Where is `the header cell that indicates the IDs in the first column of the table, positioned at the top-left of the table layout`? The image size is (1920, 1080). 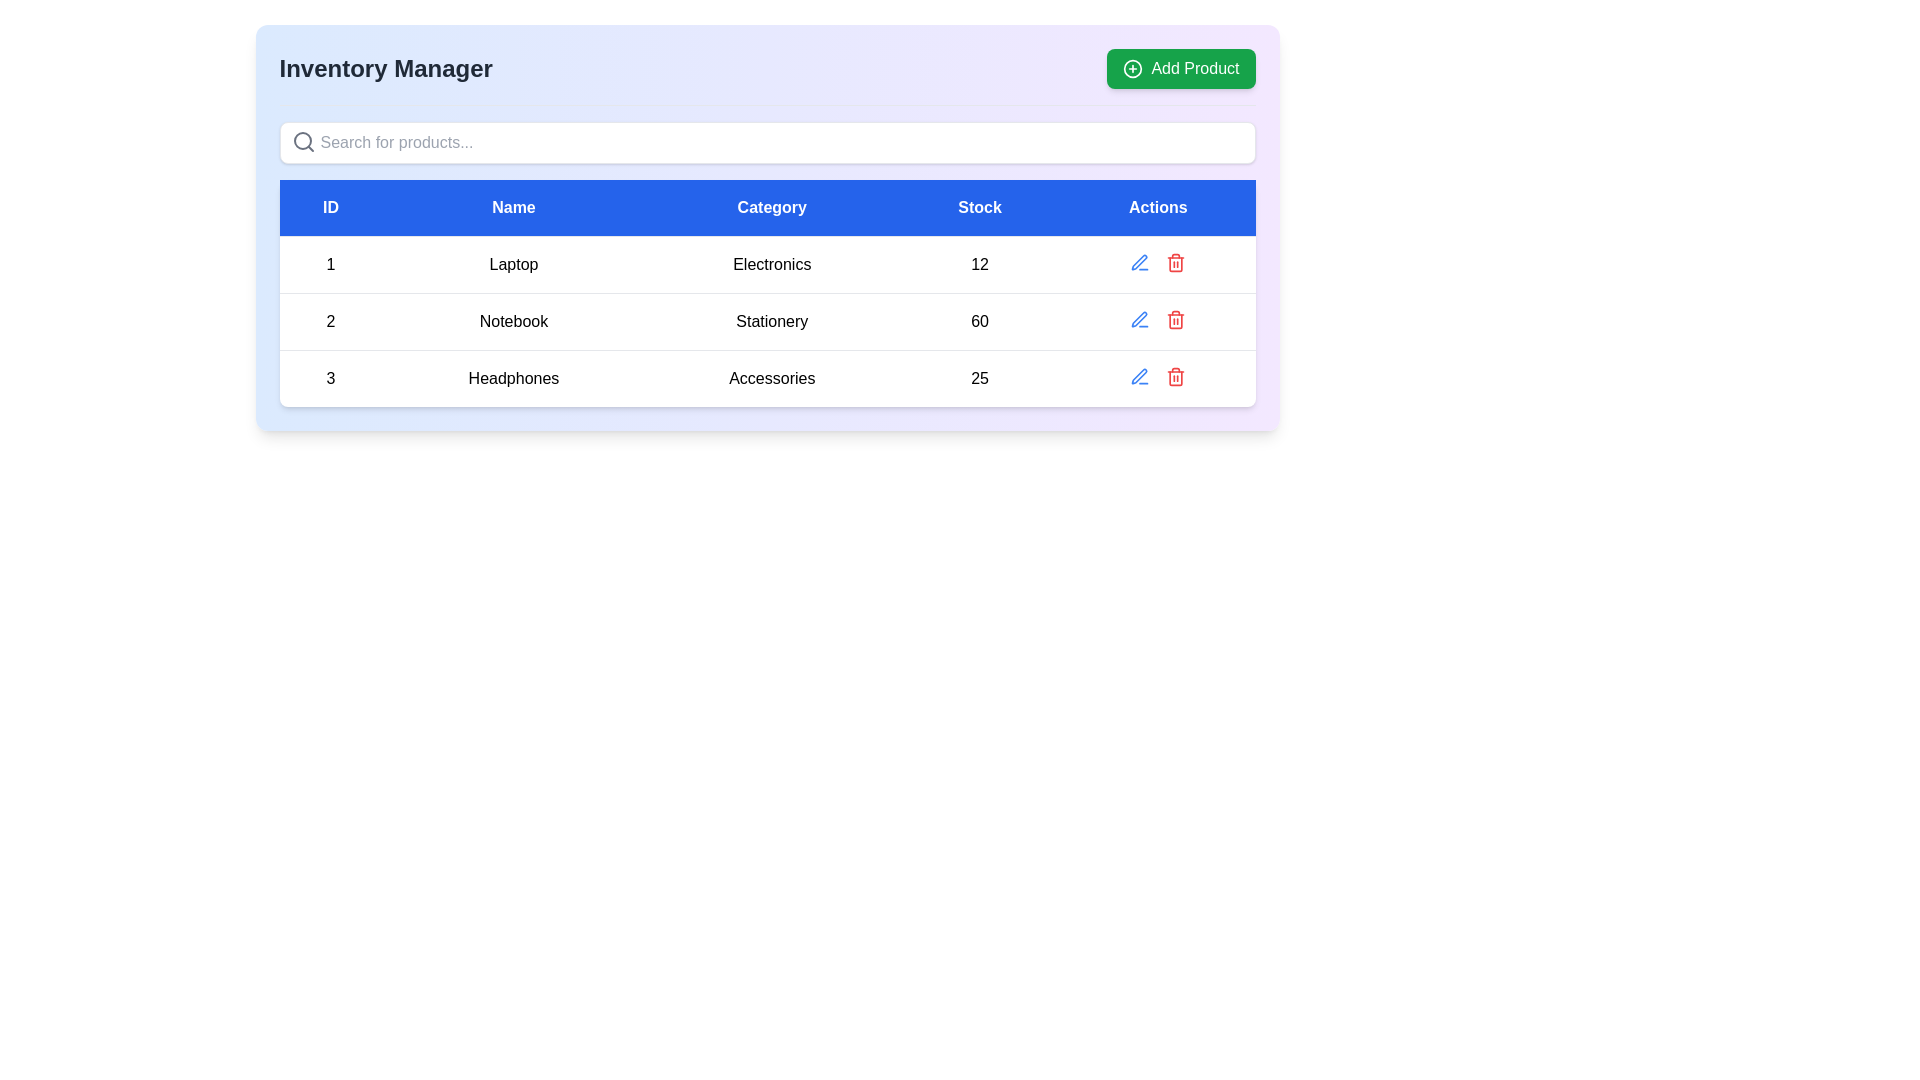
the header cell that indicates the IDs in the first column of the table, positioned at the top-left of the table layout is located at coordinates (331, 208).